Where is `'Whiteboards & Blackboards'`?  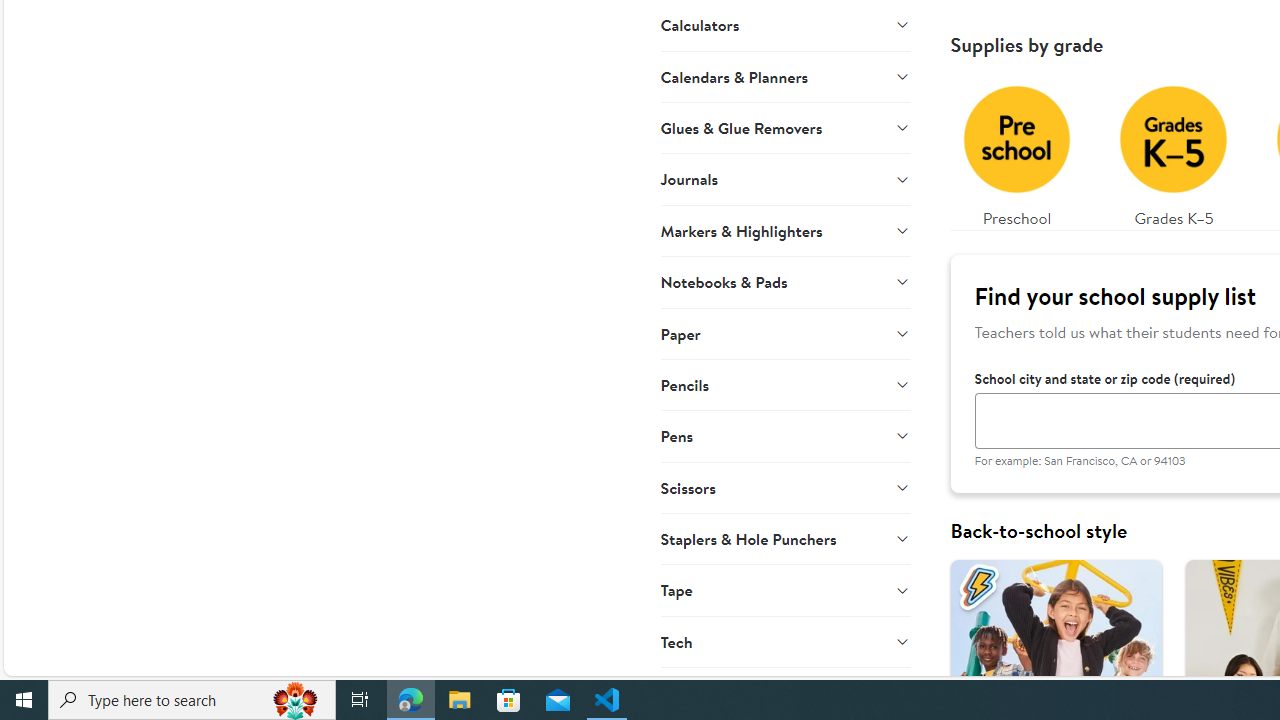
'Whiteboards & Blackboards' is located at coordinates (784, 692).